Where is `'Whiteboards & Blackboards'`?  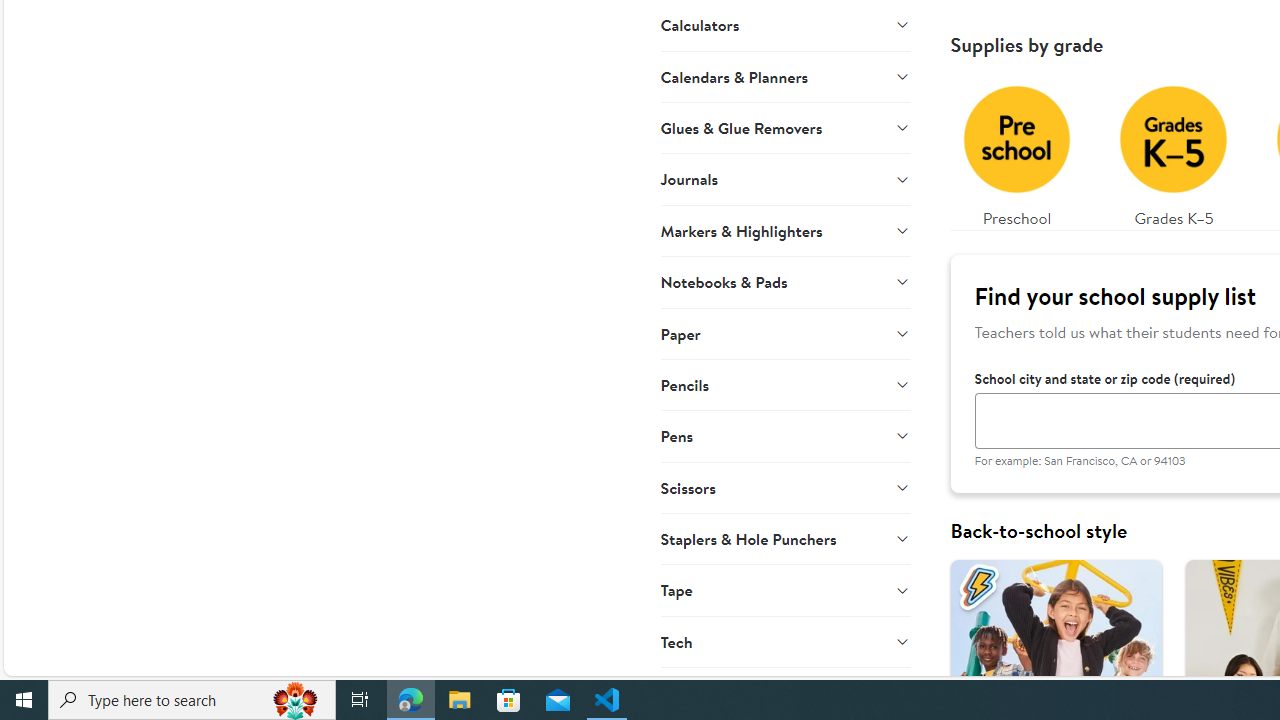
'Whiteboards & Blackboards' is located at coordinates (784, 692).